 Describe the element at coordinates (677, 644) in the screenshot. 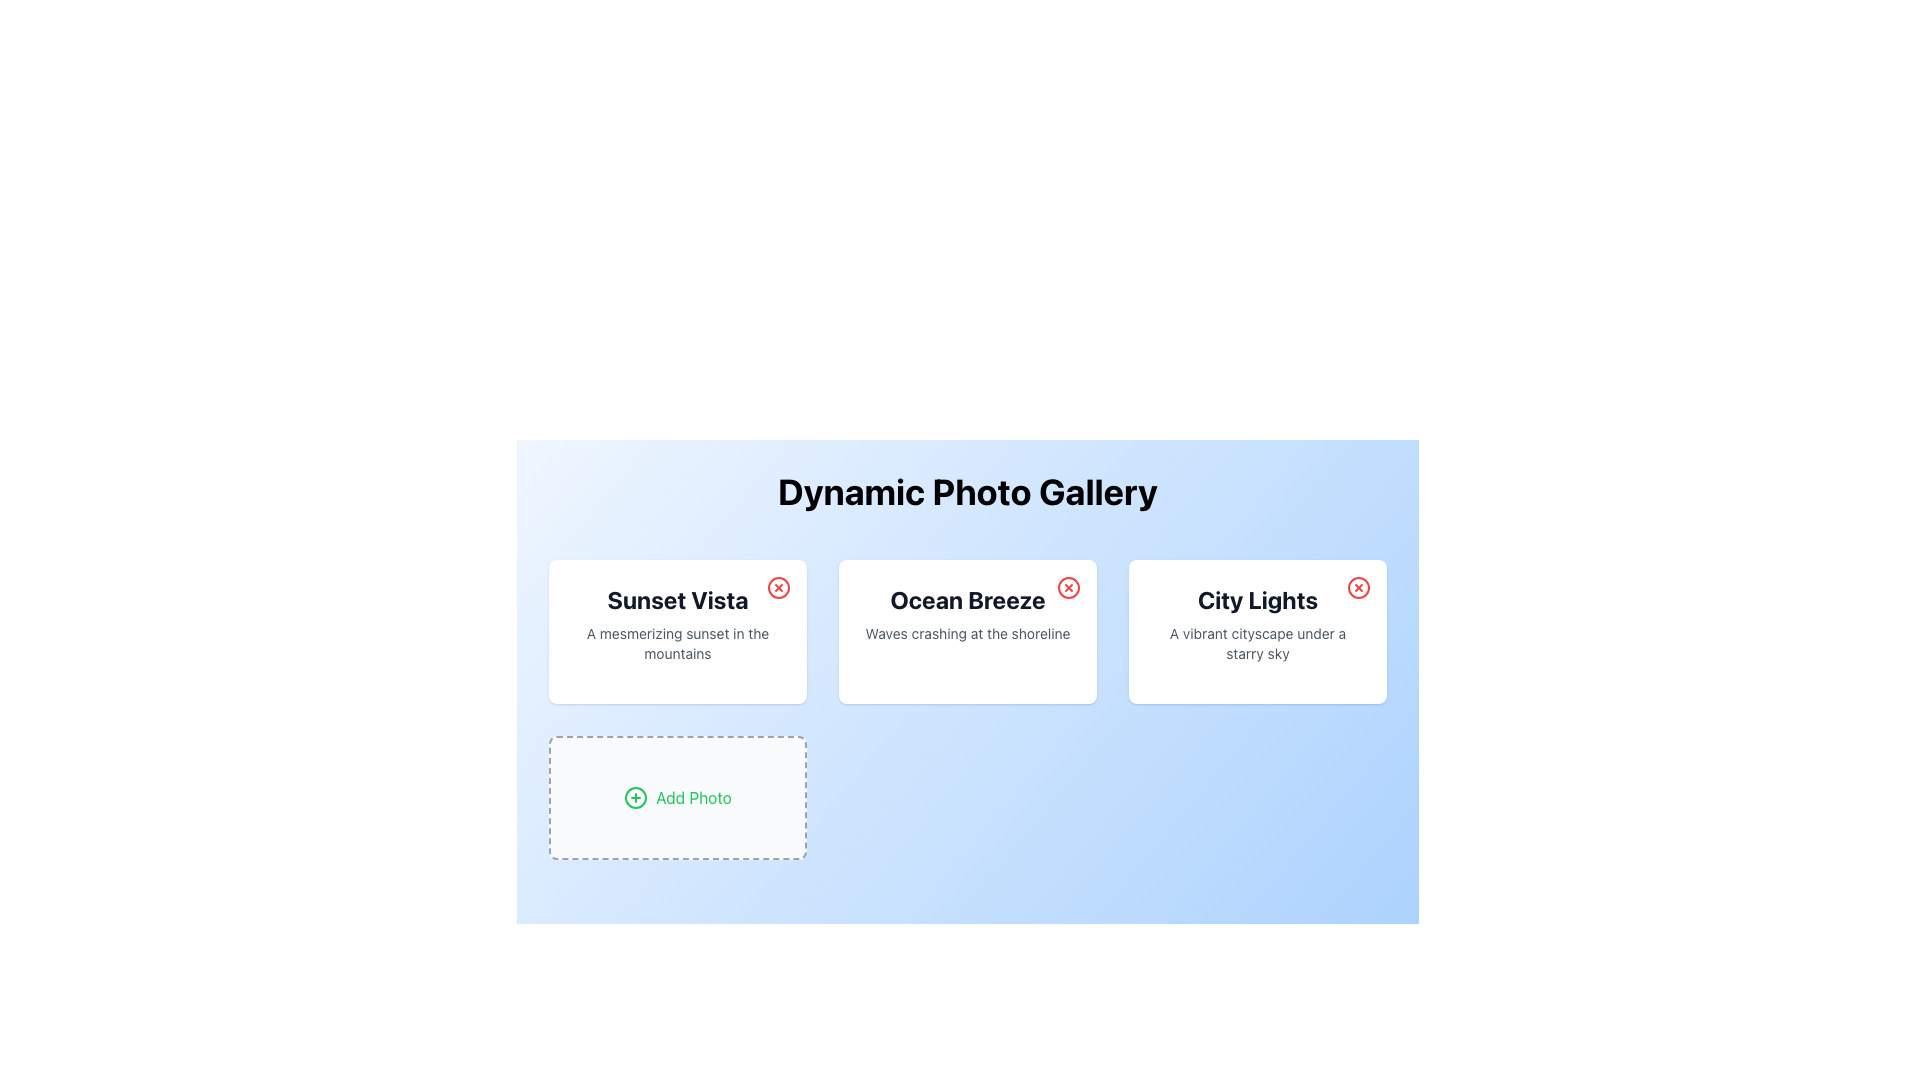

I see `descriptive text 'A mesmerizing sunset in the mountains' located below the title 'Sunset Vista' in the content card` at that location.